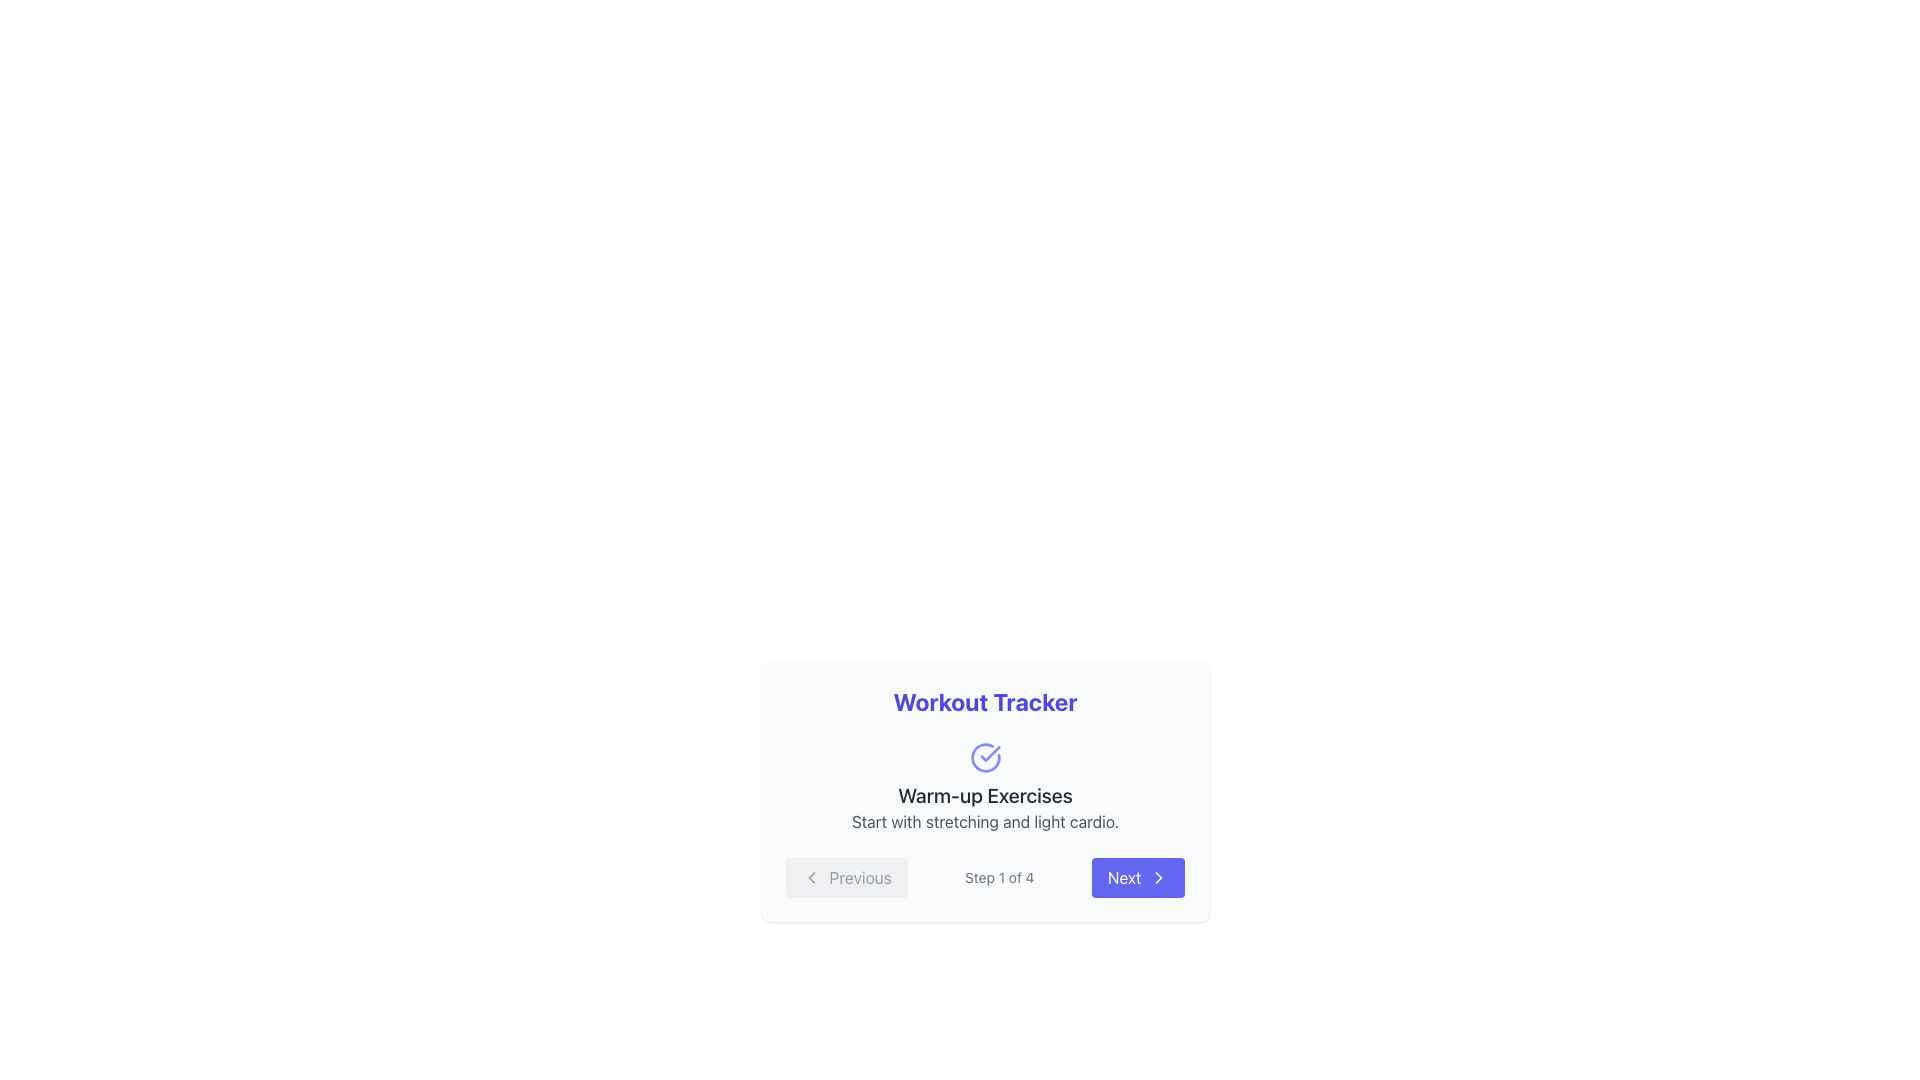  Describe the element at coordinates (811, 877) in the screenshot. I see `the 'Previous' button which contains the leftward chevron icon` at that location.